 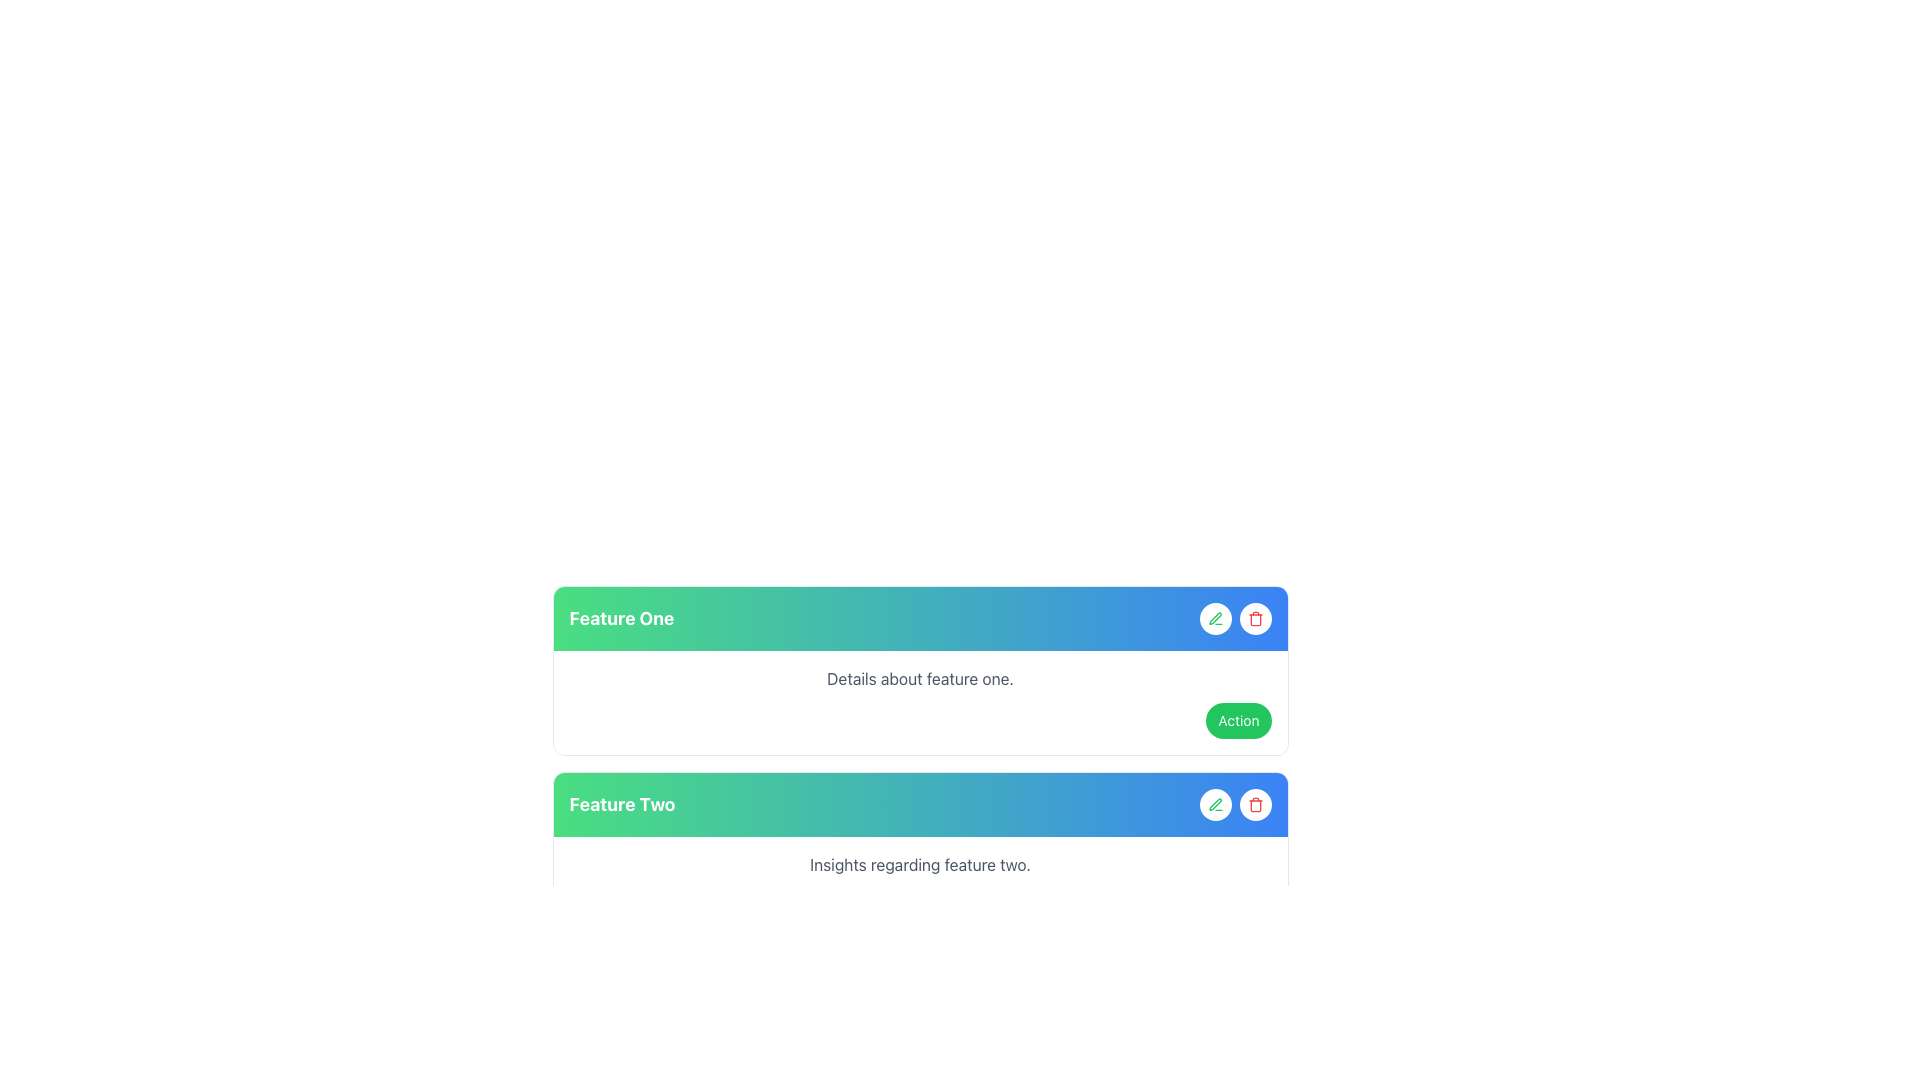 I want to click on the delete icon located at the far right of the blue header bar, so click(x=1254, y=804).